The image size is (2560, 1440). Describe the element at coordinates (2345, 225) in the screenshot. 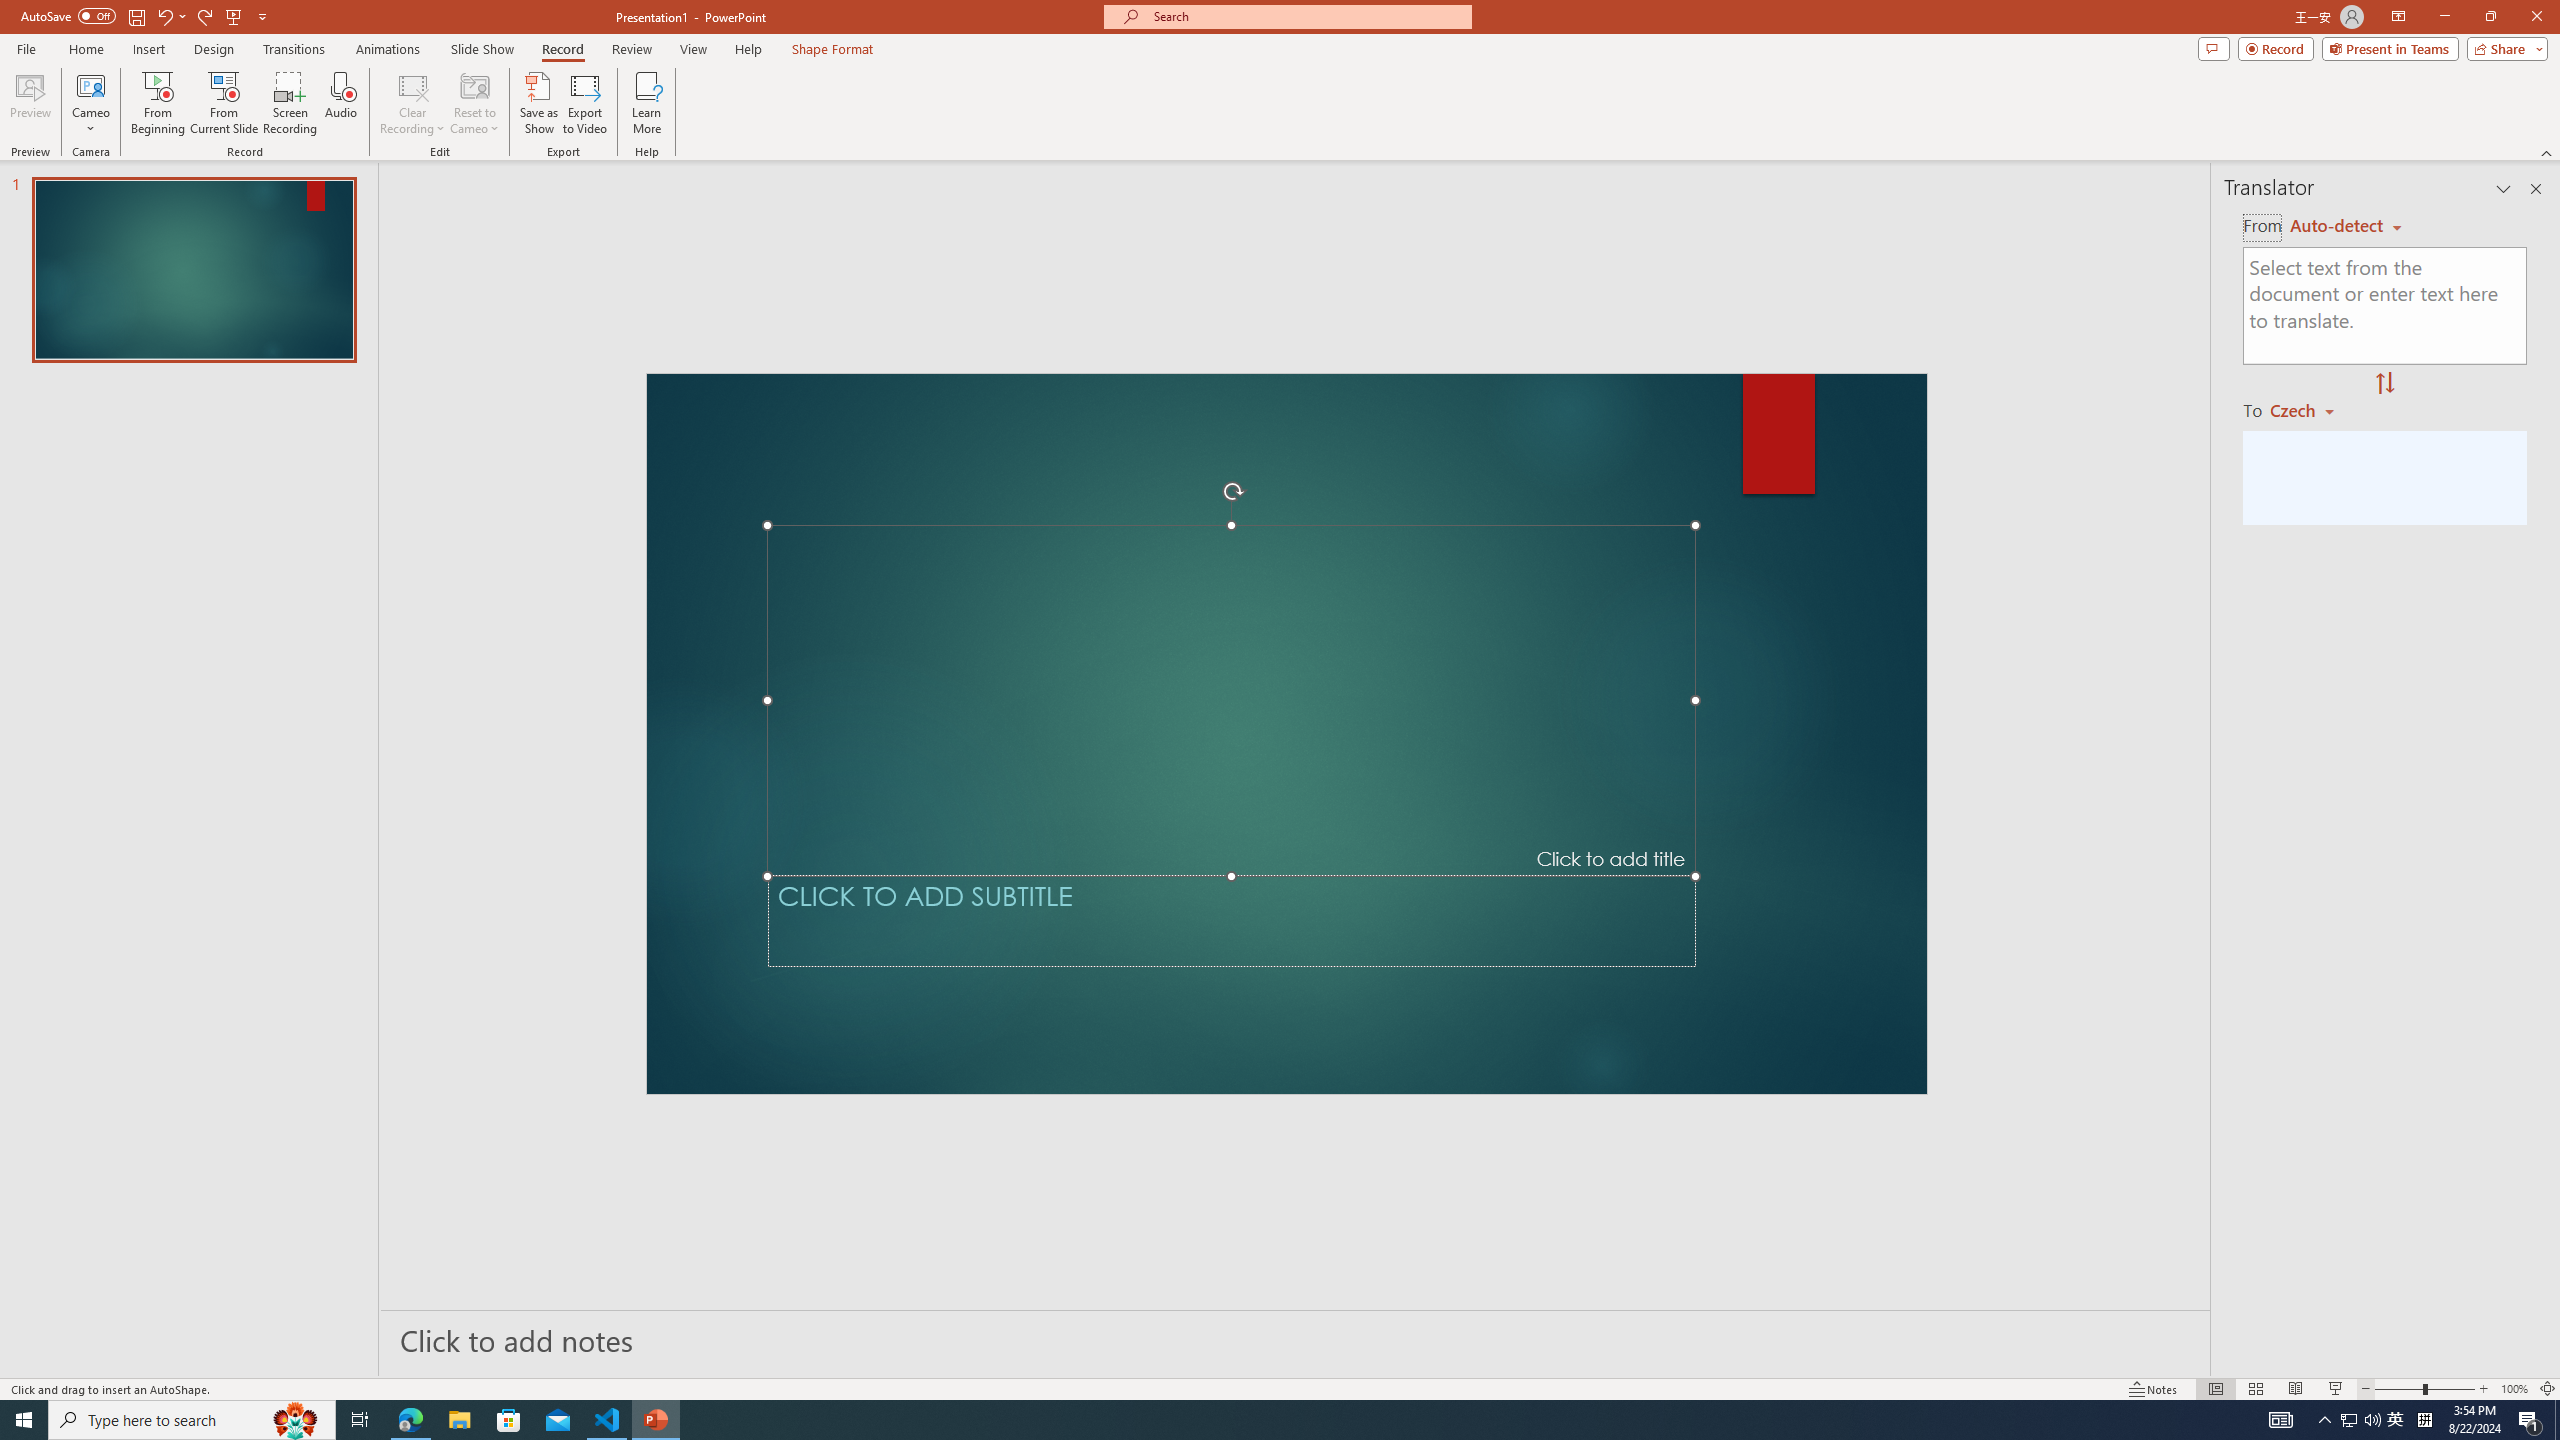

I see `'Auto-detect'` at that location.